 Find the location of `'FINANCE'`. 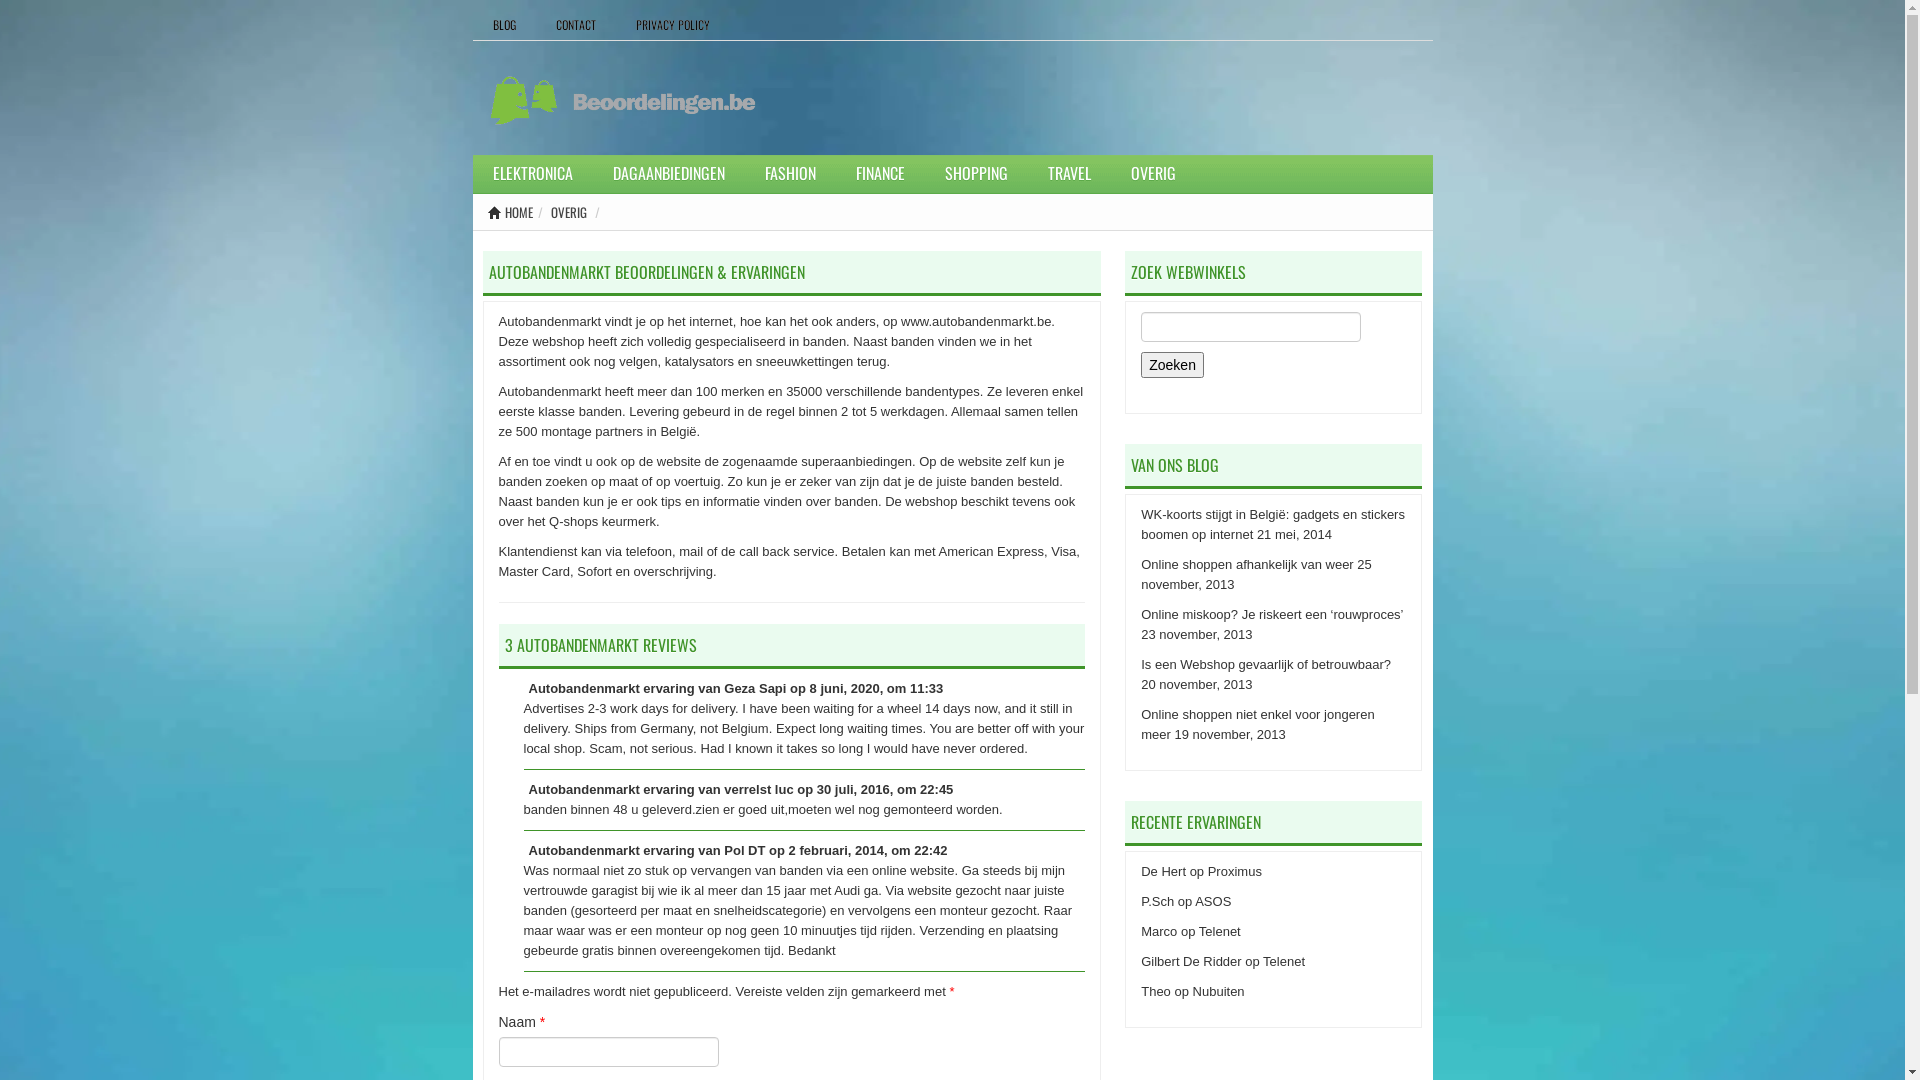

'FINANCE' is located at coordinates (880, 172).